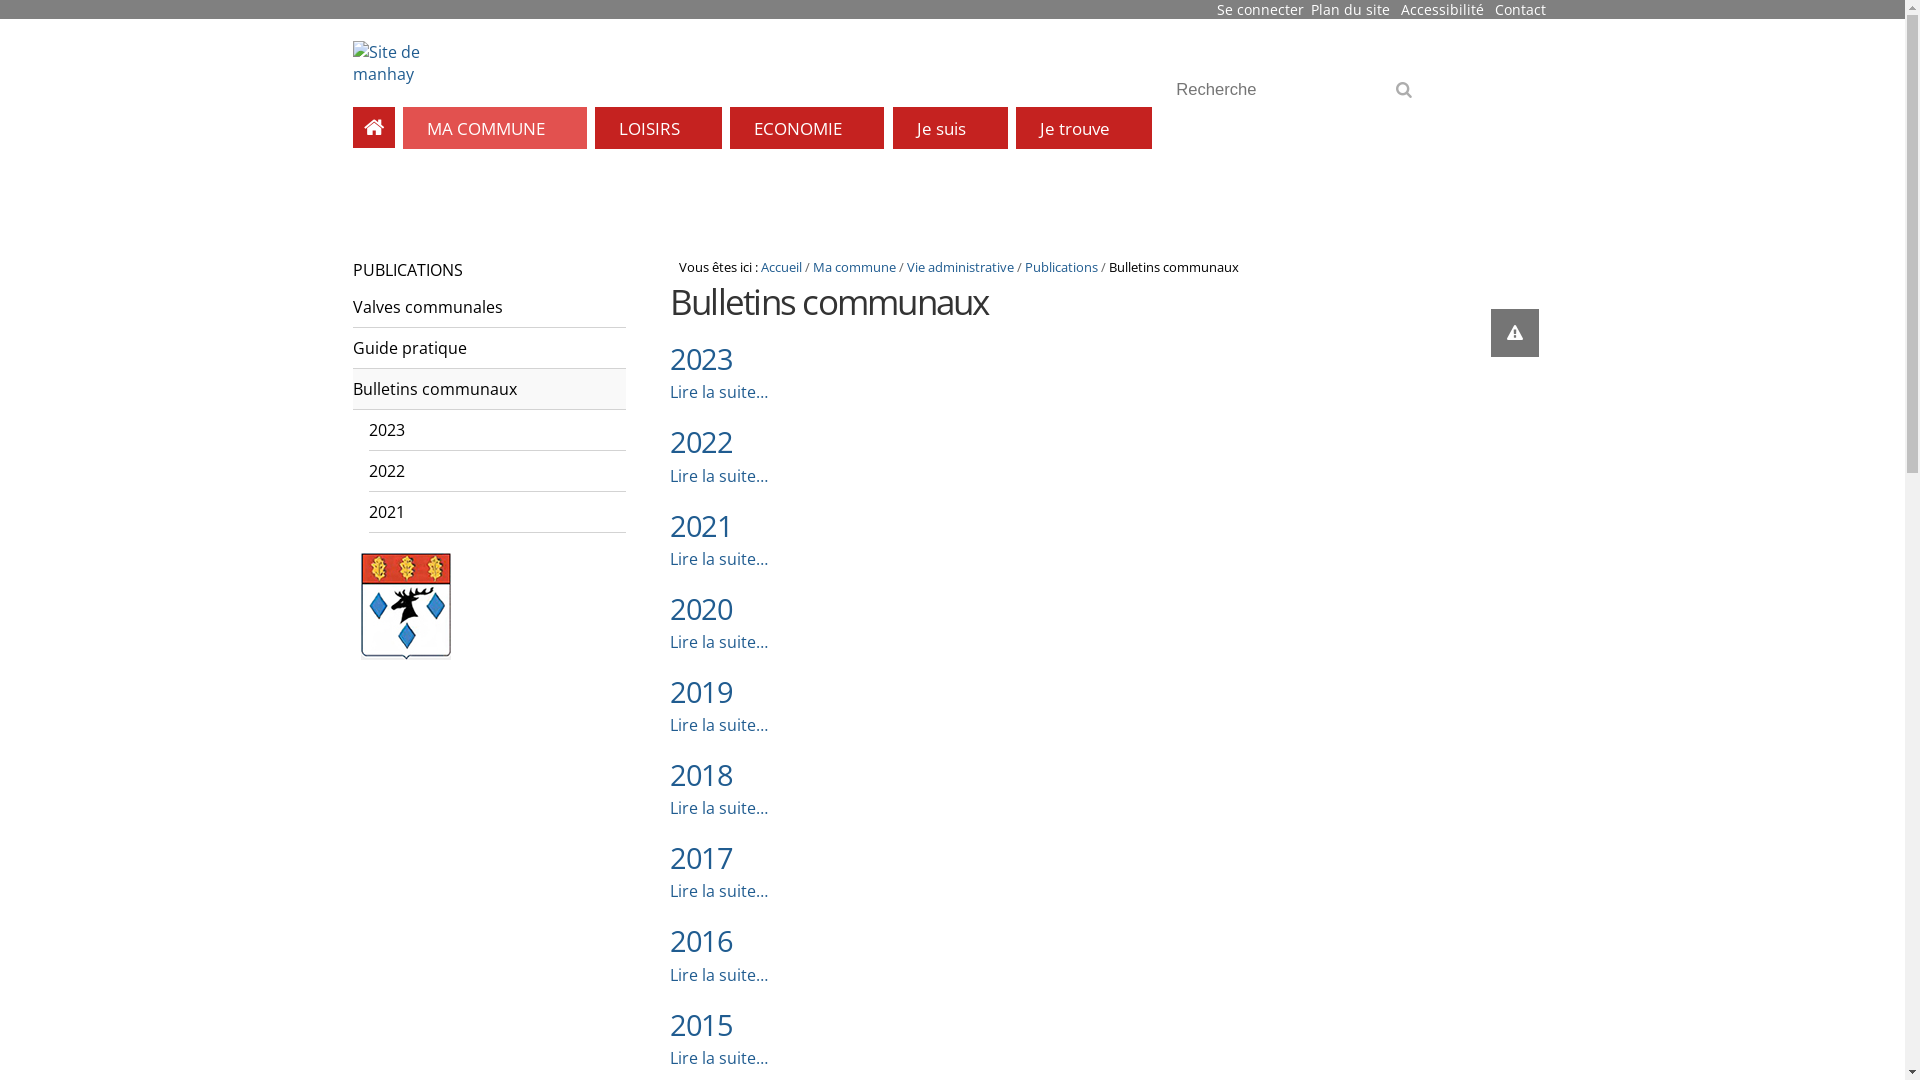 This screenshot has width=1920, height=1080. Describe the element at coordinates (960, 265) in the screenshot. I see `'Vie administrative'` at that location.